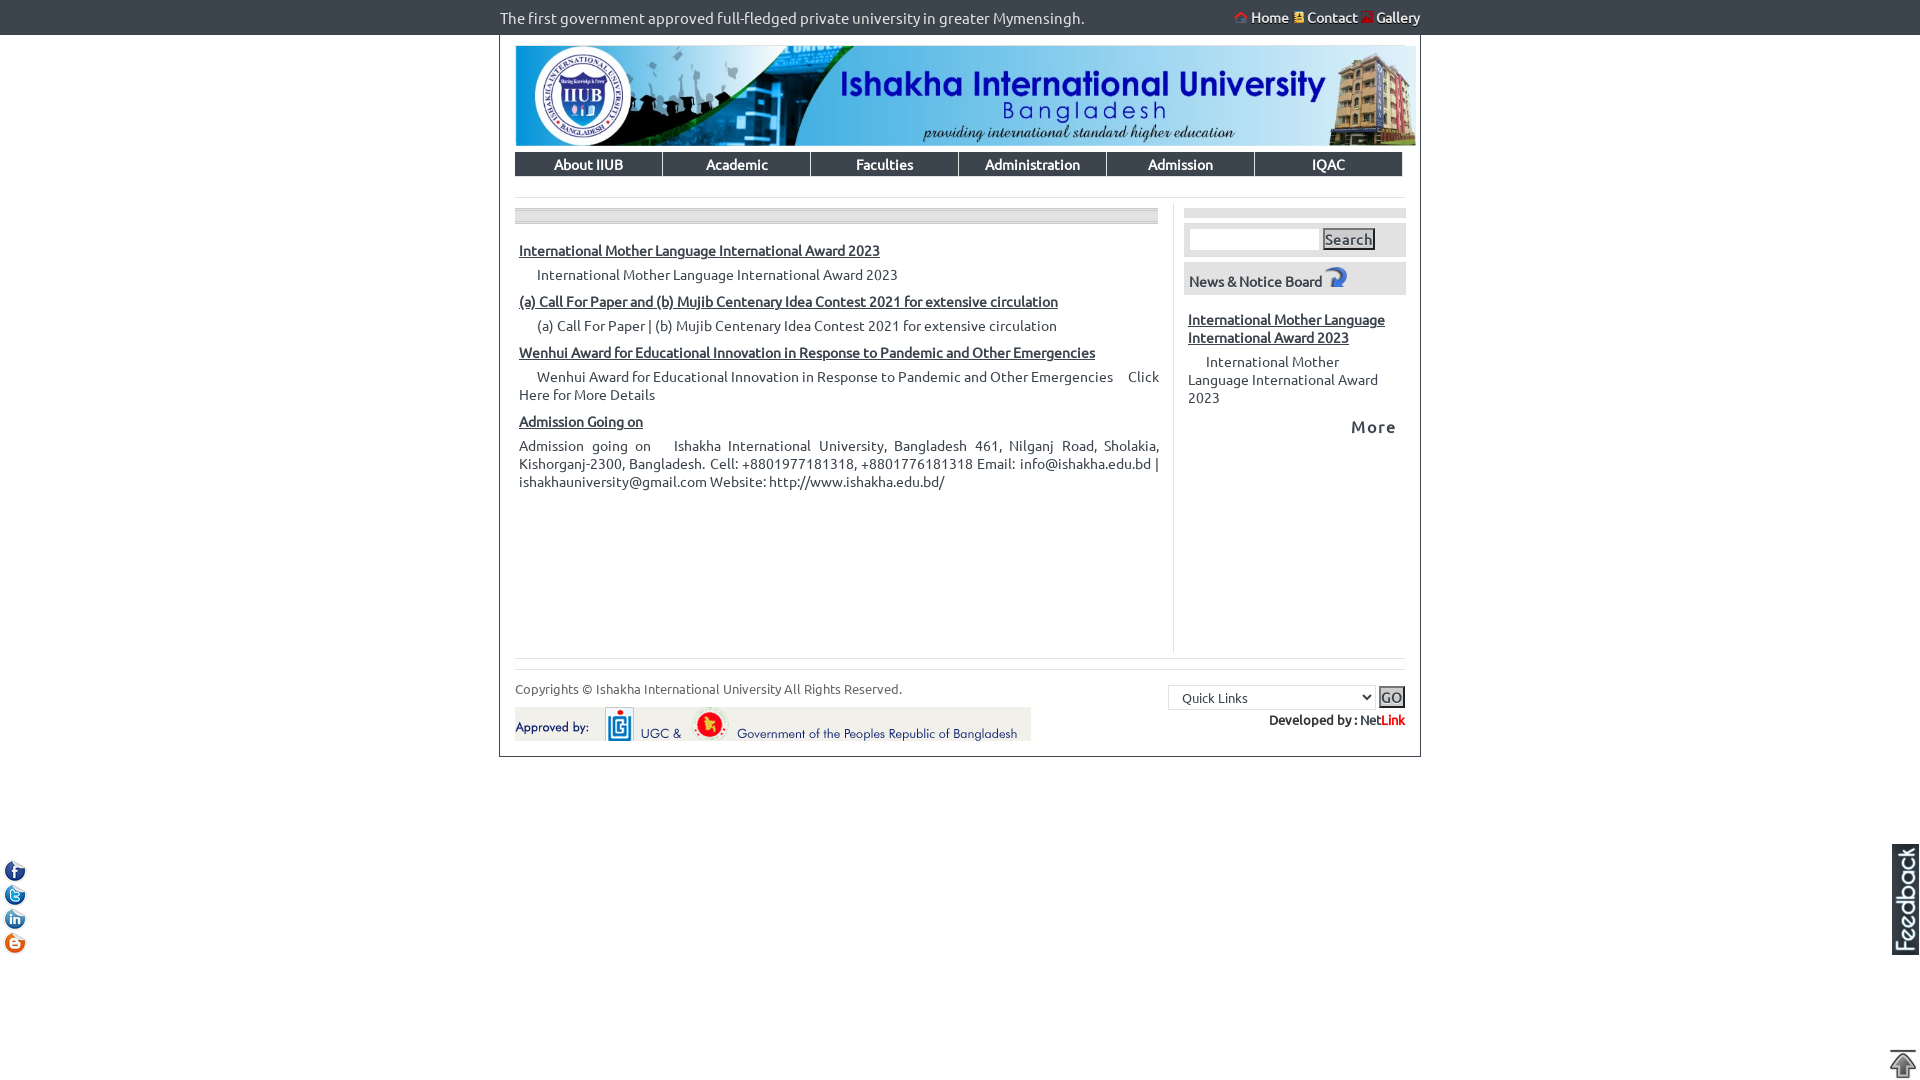 The height and width of the screenshot is (1080, 1920). Describe the element at coordinates (1032, 163) in the screenshot. I see `'Administration'` at that location.